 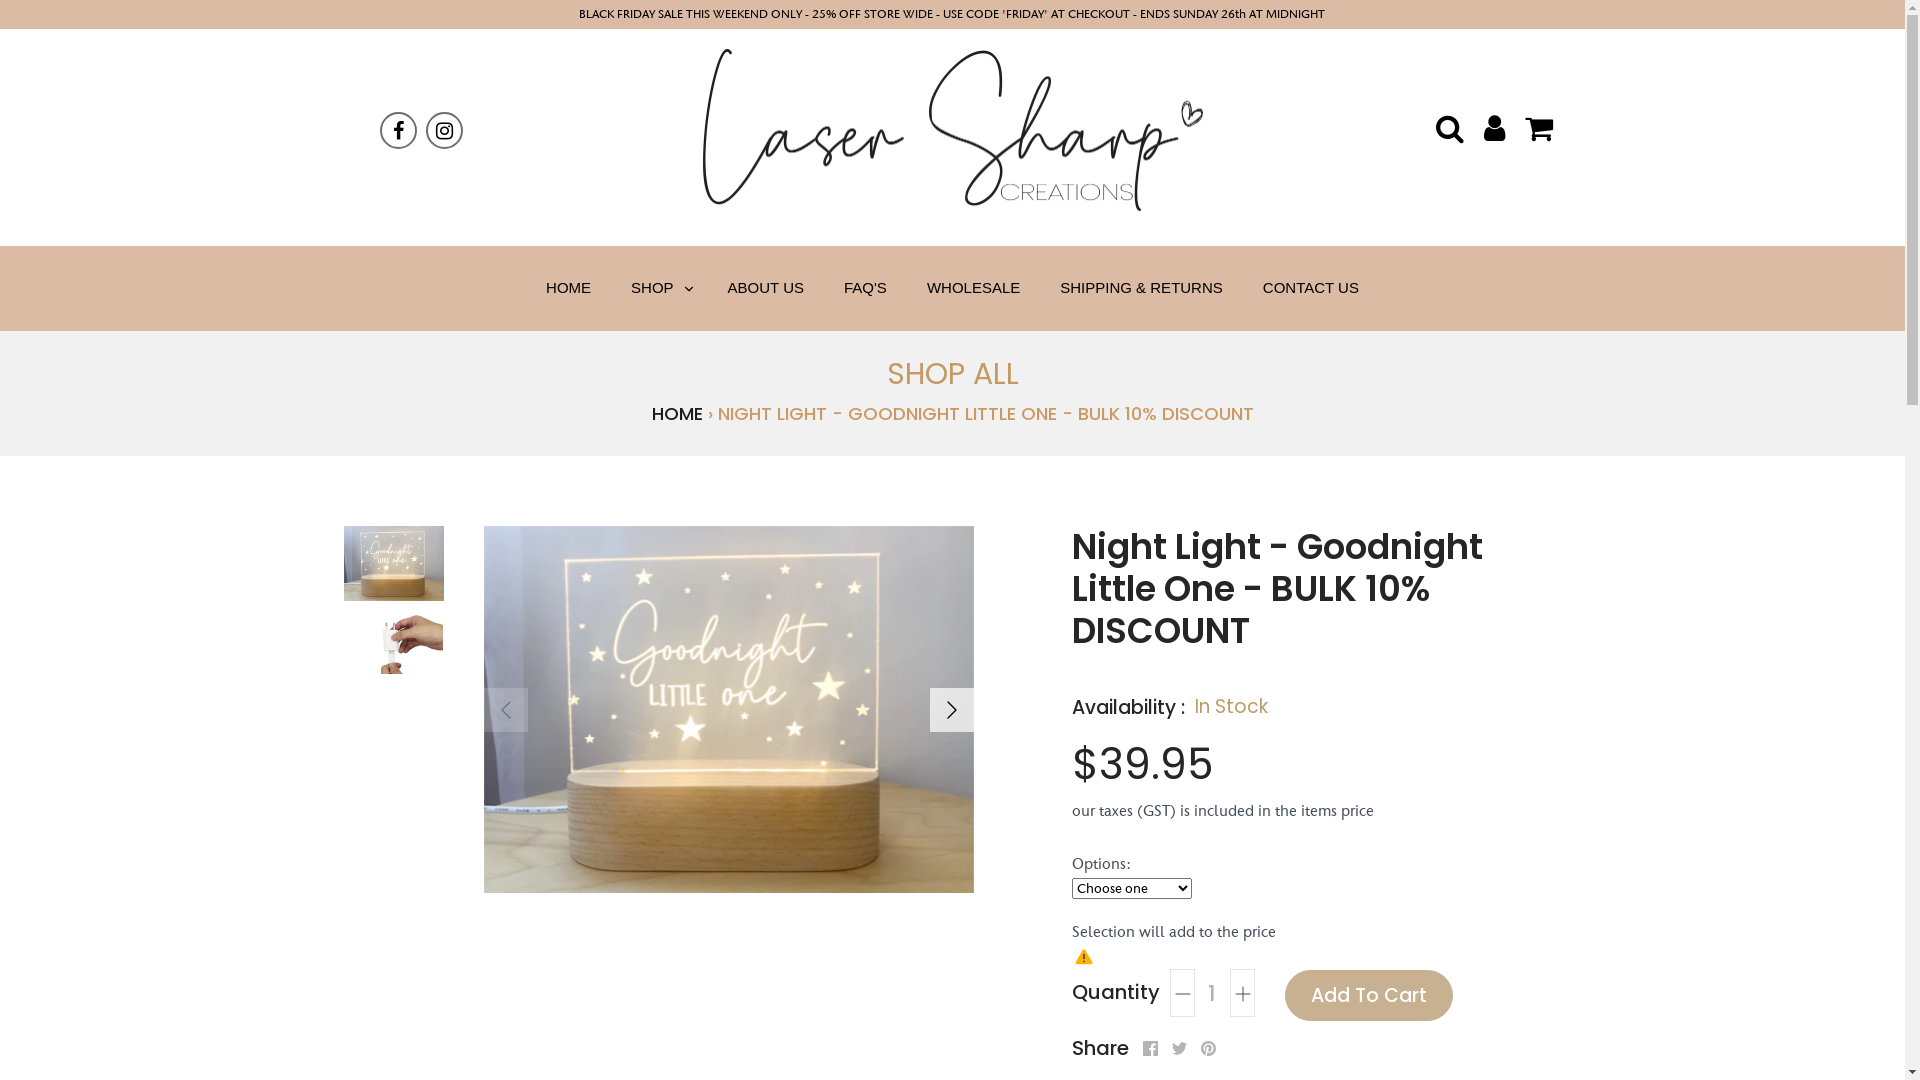 I want to click on 'ABOUT US', so click(x=765, y=288).